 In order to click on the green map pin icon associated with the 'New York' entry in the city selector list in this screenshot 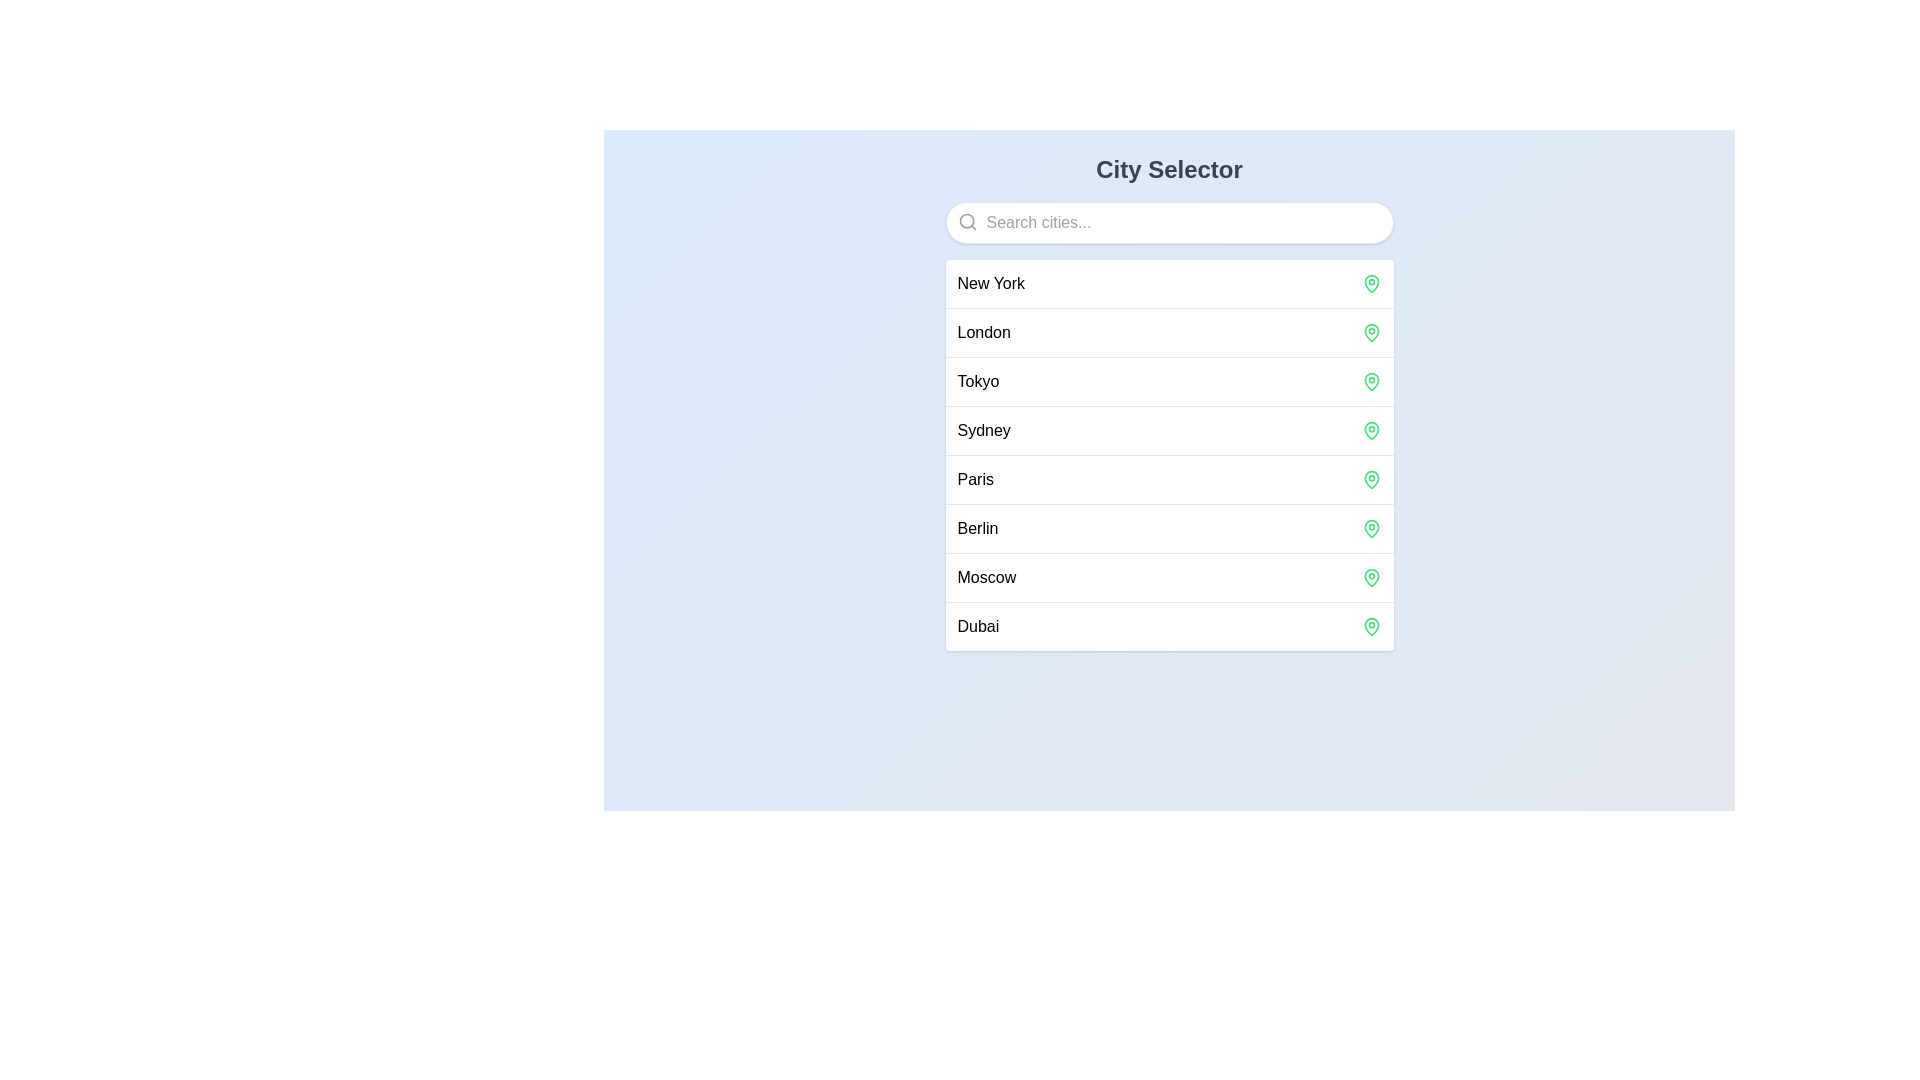, I will do `click(1370, 284)`.